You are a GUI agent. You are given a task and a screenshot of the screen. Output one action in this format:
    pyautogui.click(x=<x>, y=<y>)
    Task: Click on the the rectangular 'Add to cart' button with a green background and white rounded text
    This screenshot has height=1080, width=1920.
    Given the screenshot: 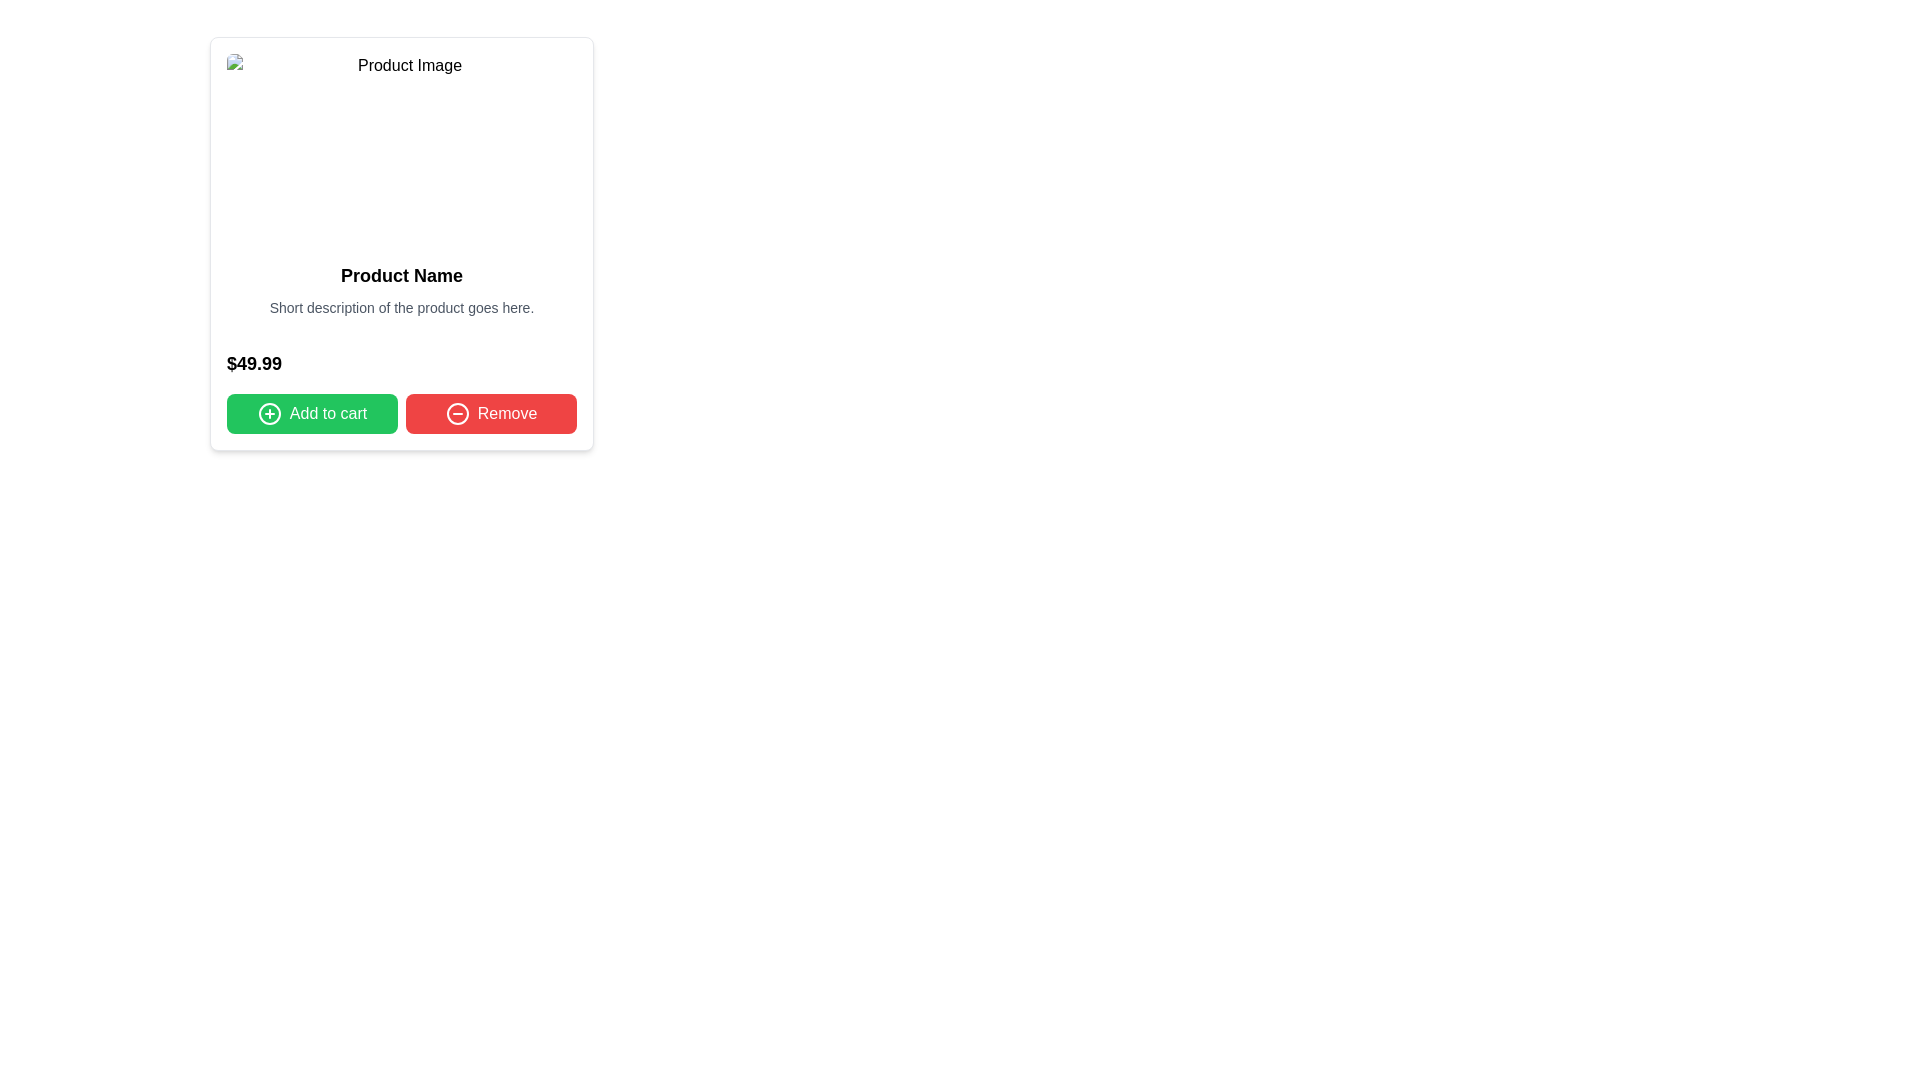 What is the action you would take?
    pyautogui.click(x=311, y=412)
    